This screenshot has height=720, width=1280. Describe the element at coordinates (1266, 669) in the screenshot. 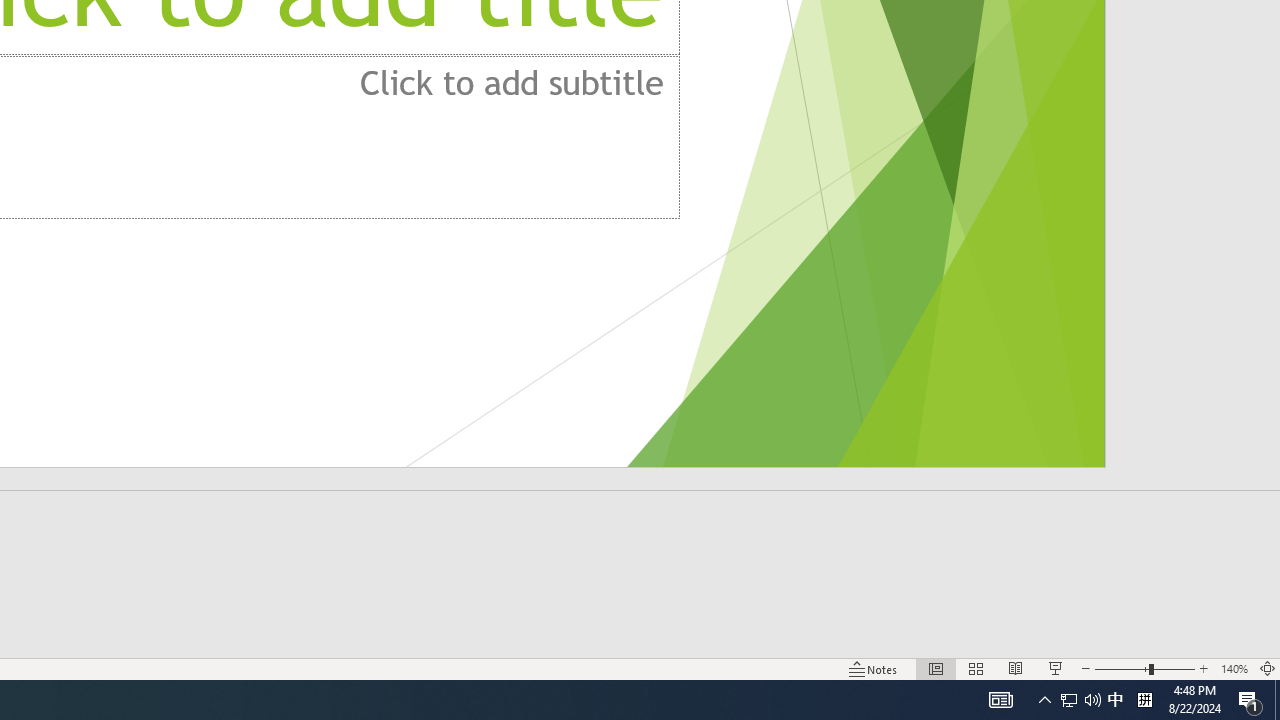

I see `'Zoom to Fit '` at that location.